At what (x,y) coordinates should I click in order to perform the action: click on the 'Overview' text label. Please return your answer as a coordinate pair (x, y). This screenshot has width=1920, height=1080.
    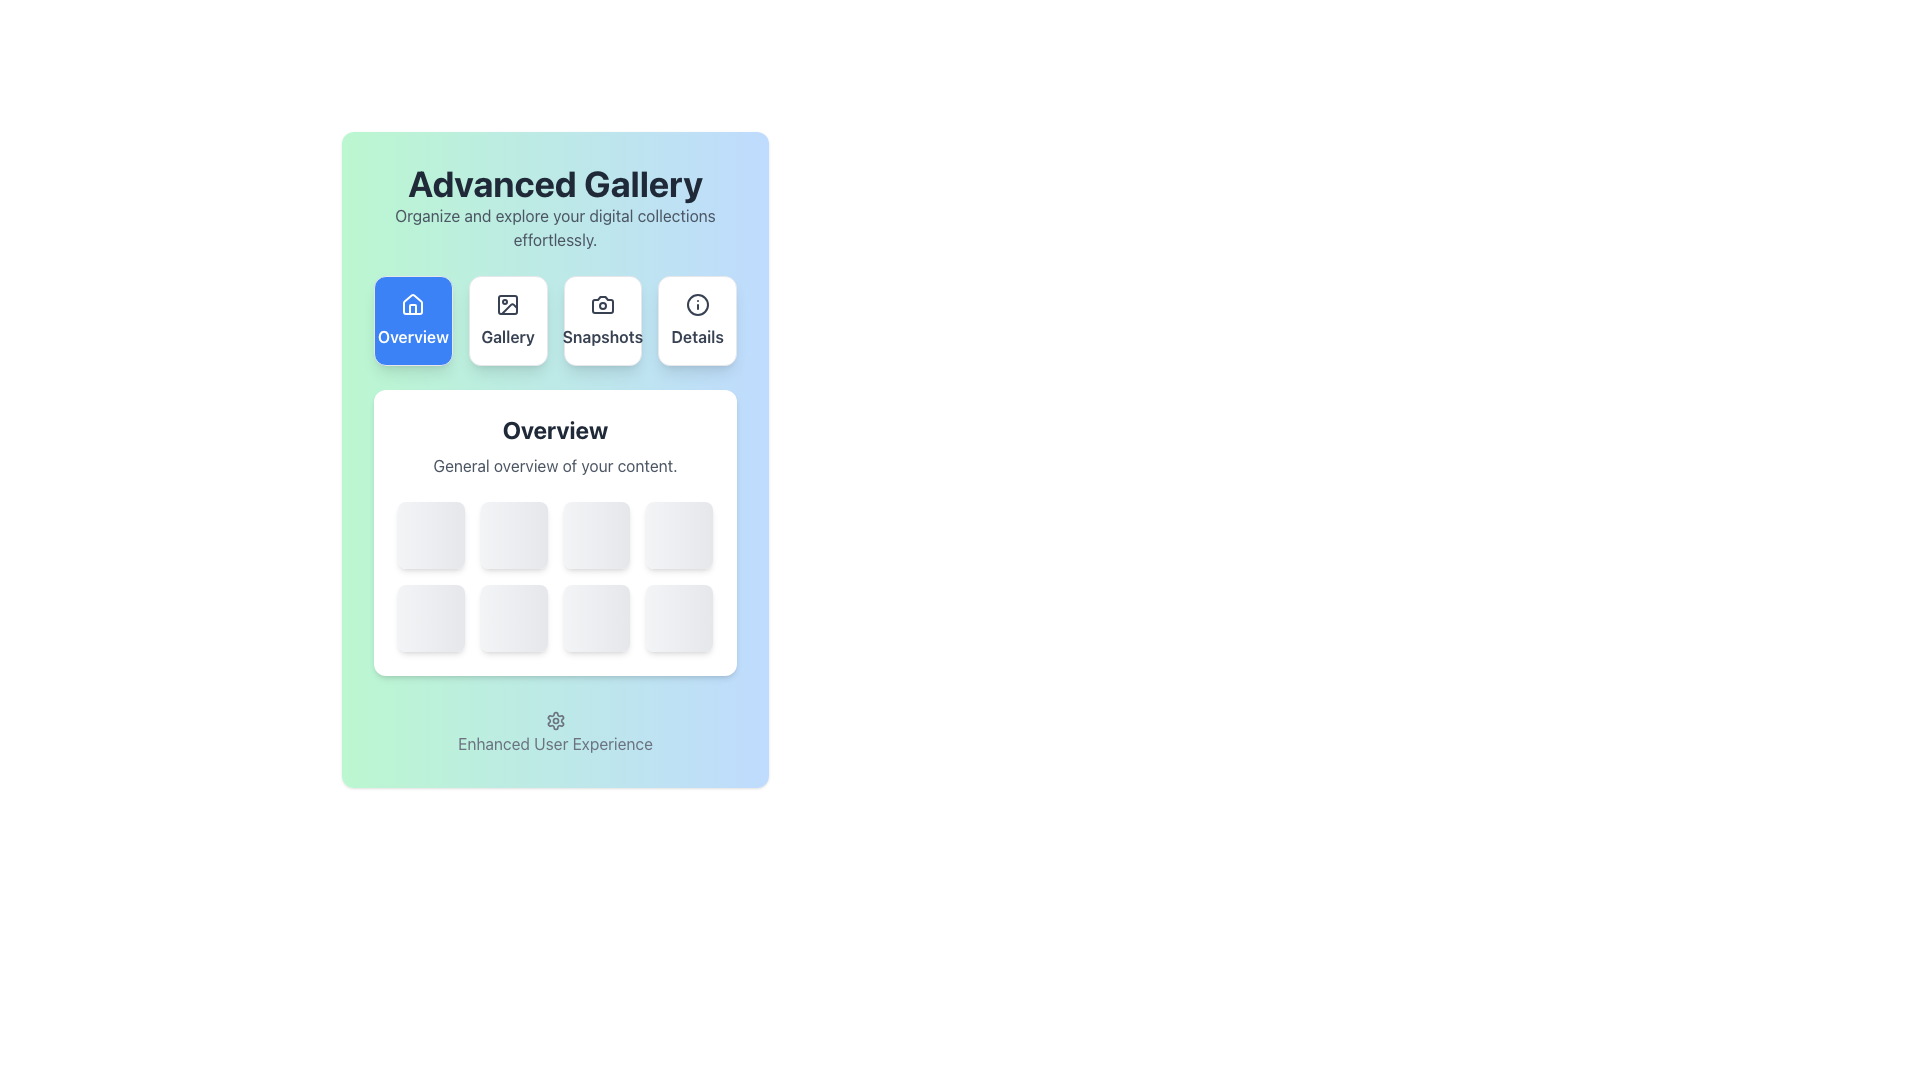
    Looking at the image, I should click on (412, 335).